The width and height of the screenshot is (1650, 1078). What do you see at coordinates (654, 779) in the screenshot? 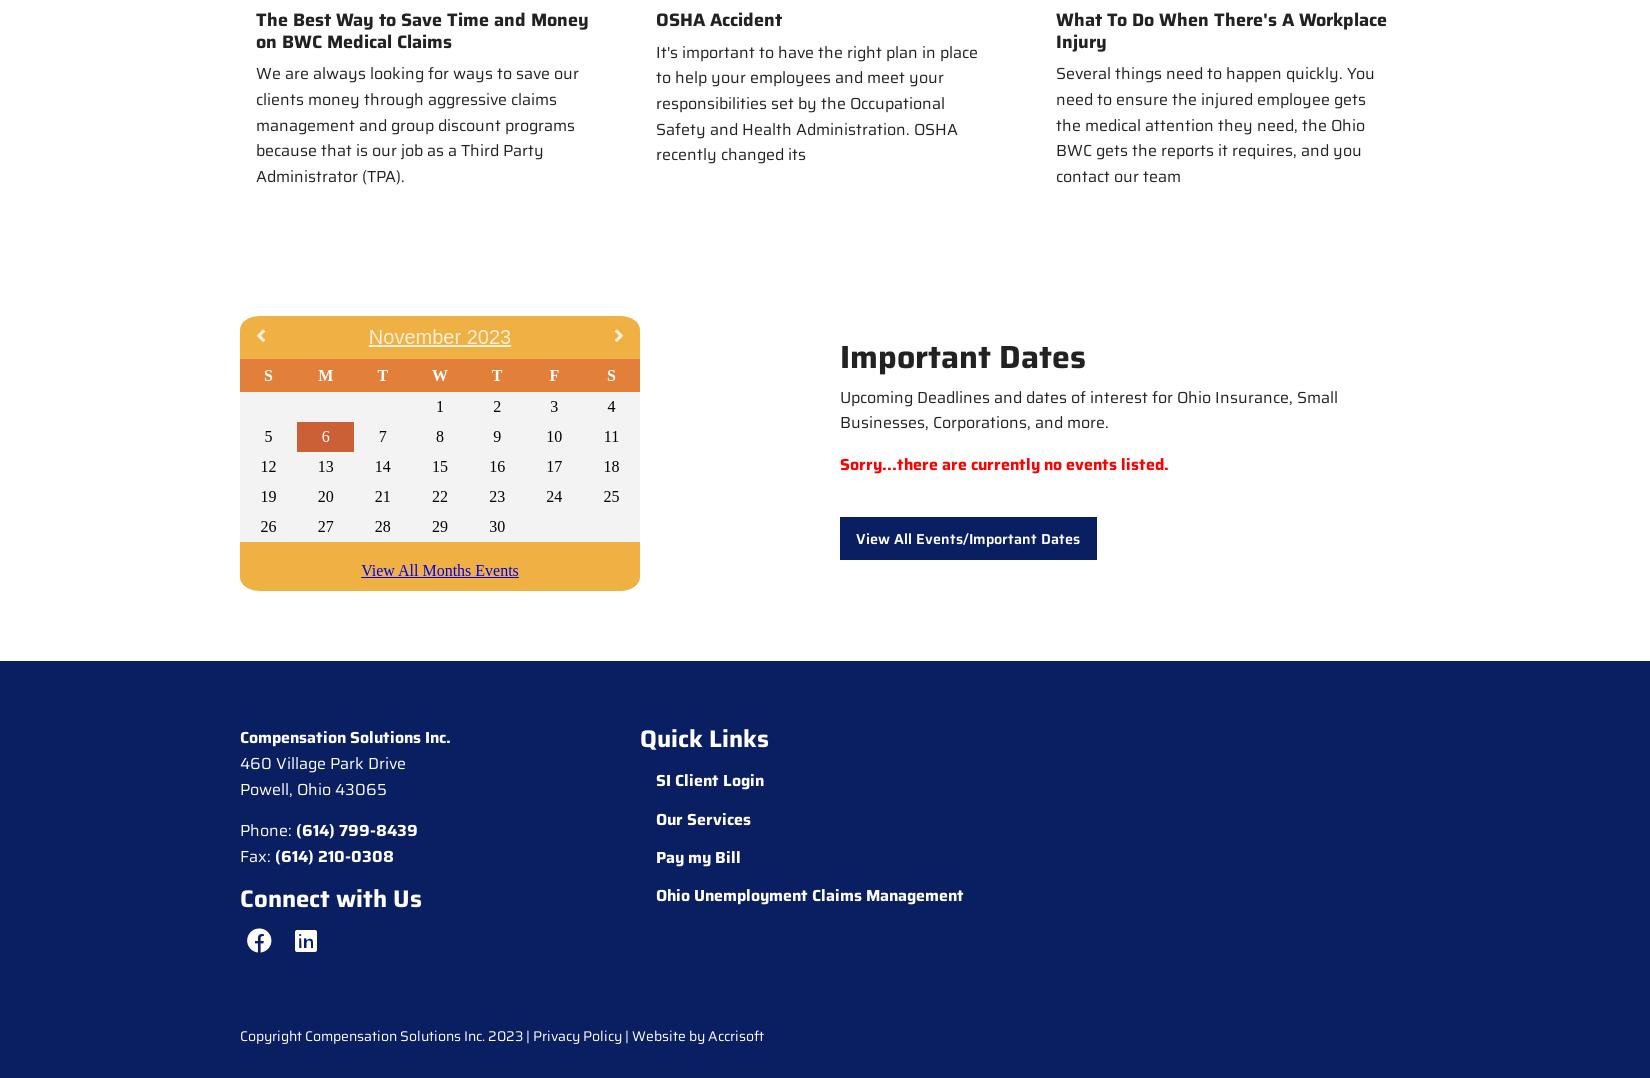
I see `'SI Client Login'` at bounding box center [654, 779].